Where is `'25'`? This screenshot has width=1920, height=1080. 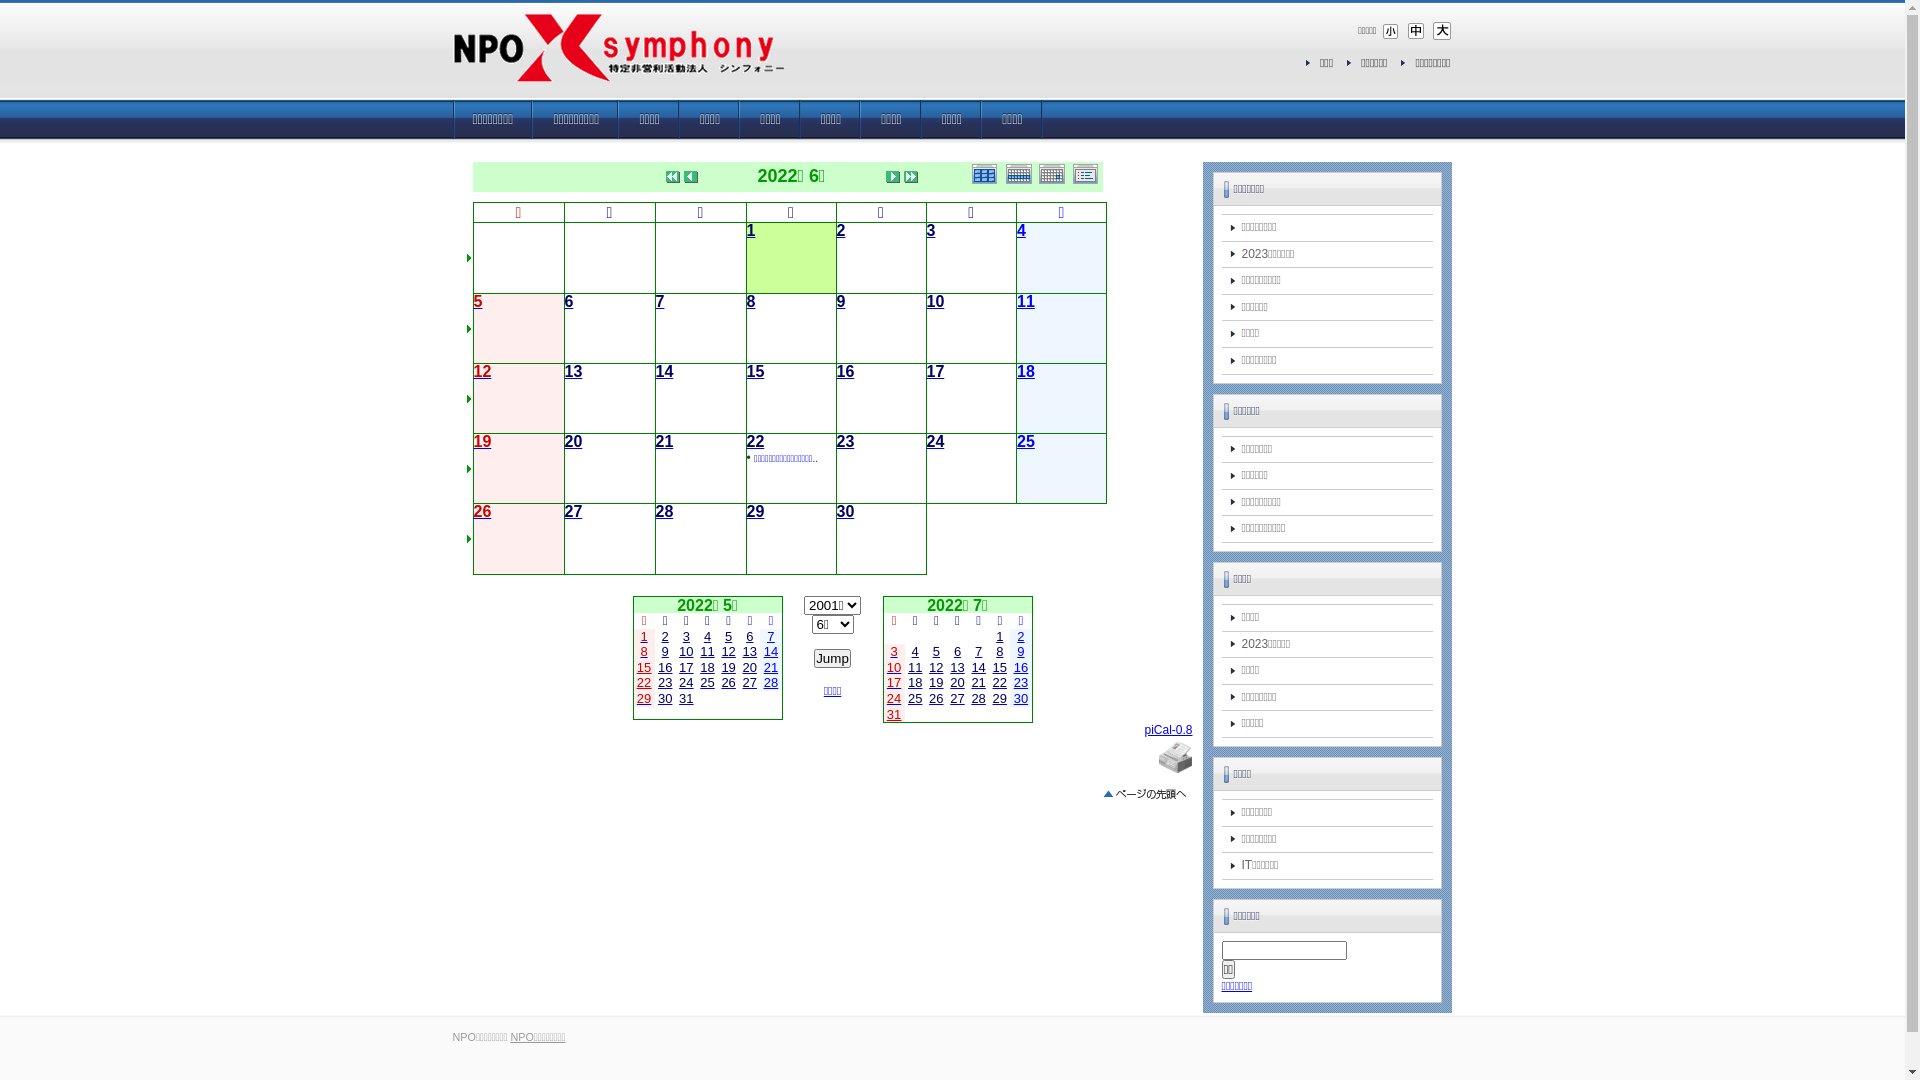 '25' is located at coordinates (1026, 442).